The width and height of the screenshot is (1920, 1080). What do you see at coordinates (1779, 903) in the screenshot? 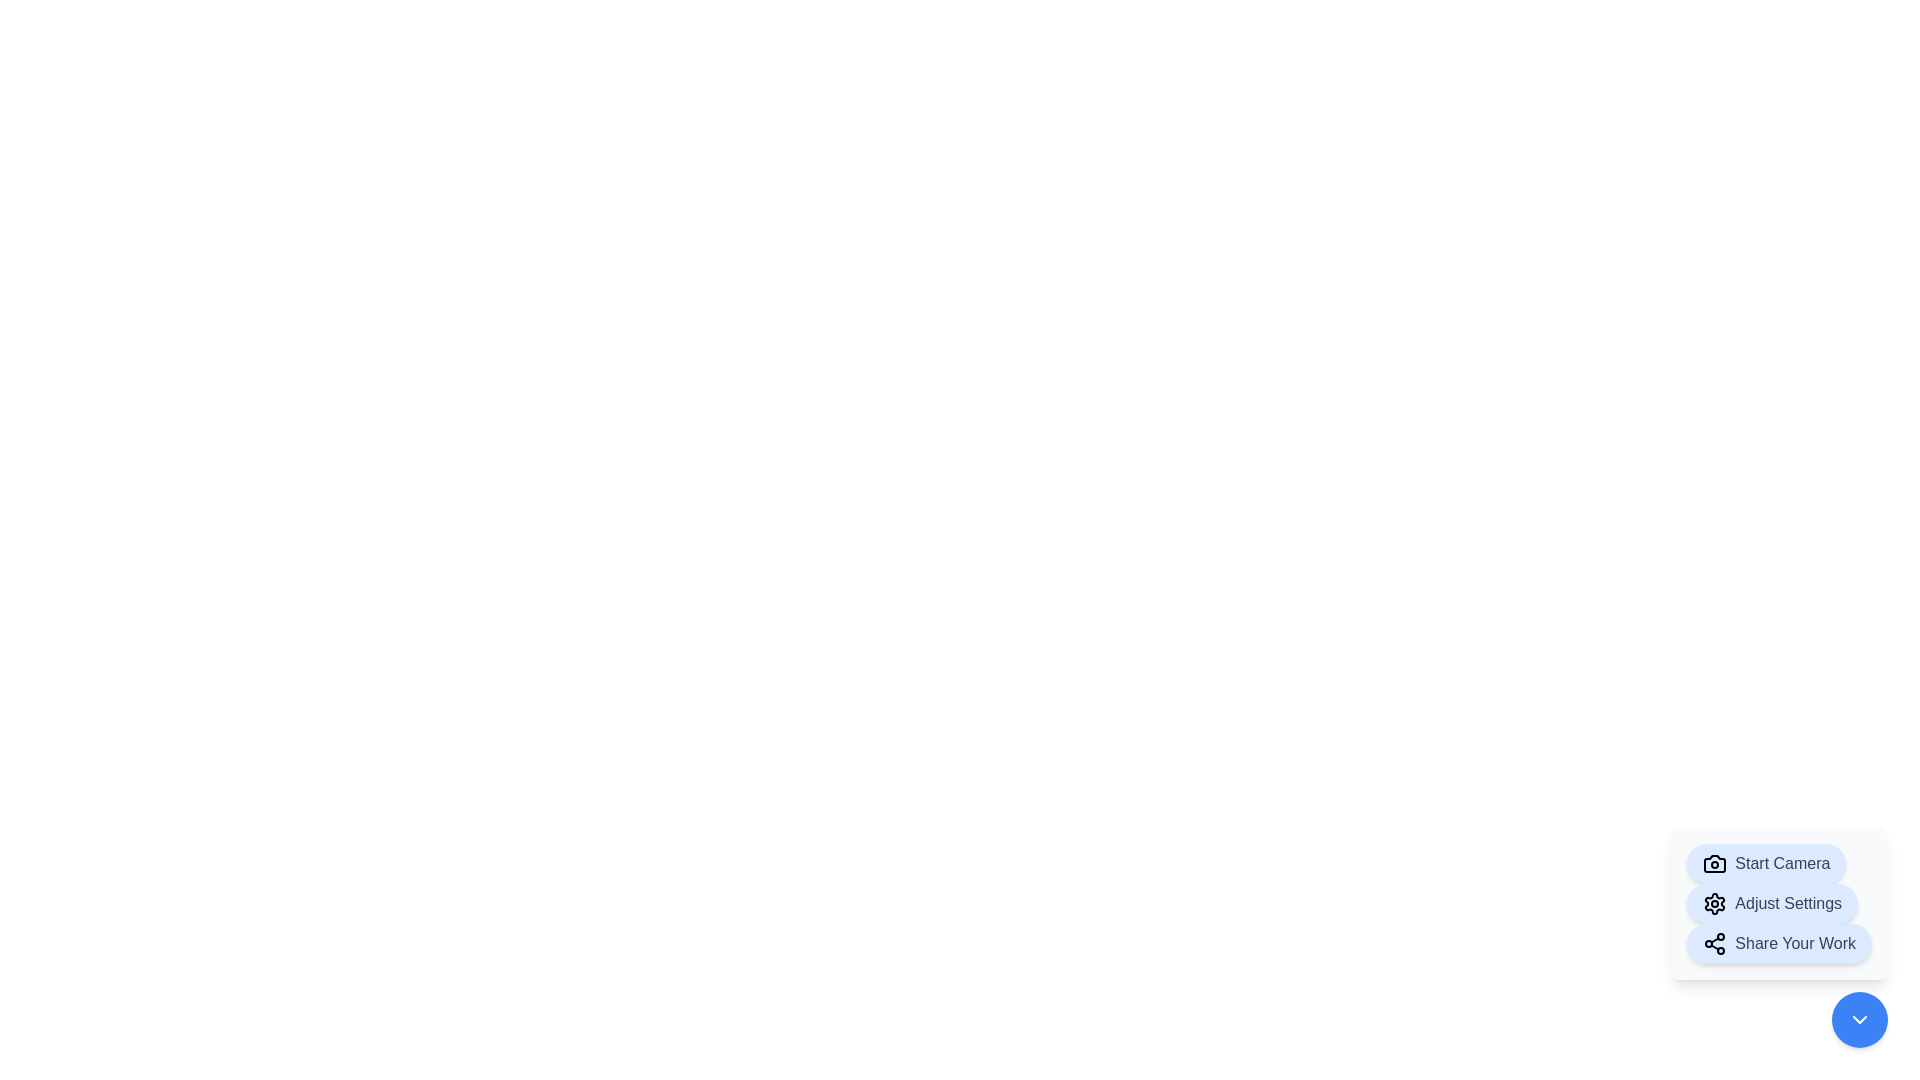
I see `the settings adjustment button located in the bottom-right corner of the interface, situated between the 'Start Camera' button and the 'Share Your Work' button` at bounding box center [1779, 903].